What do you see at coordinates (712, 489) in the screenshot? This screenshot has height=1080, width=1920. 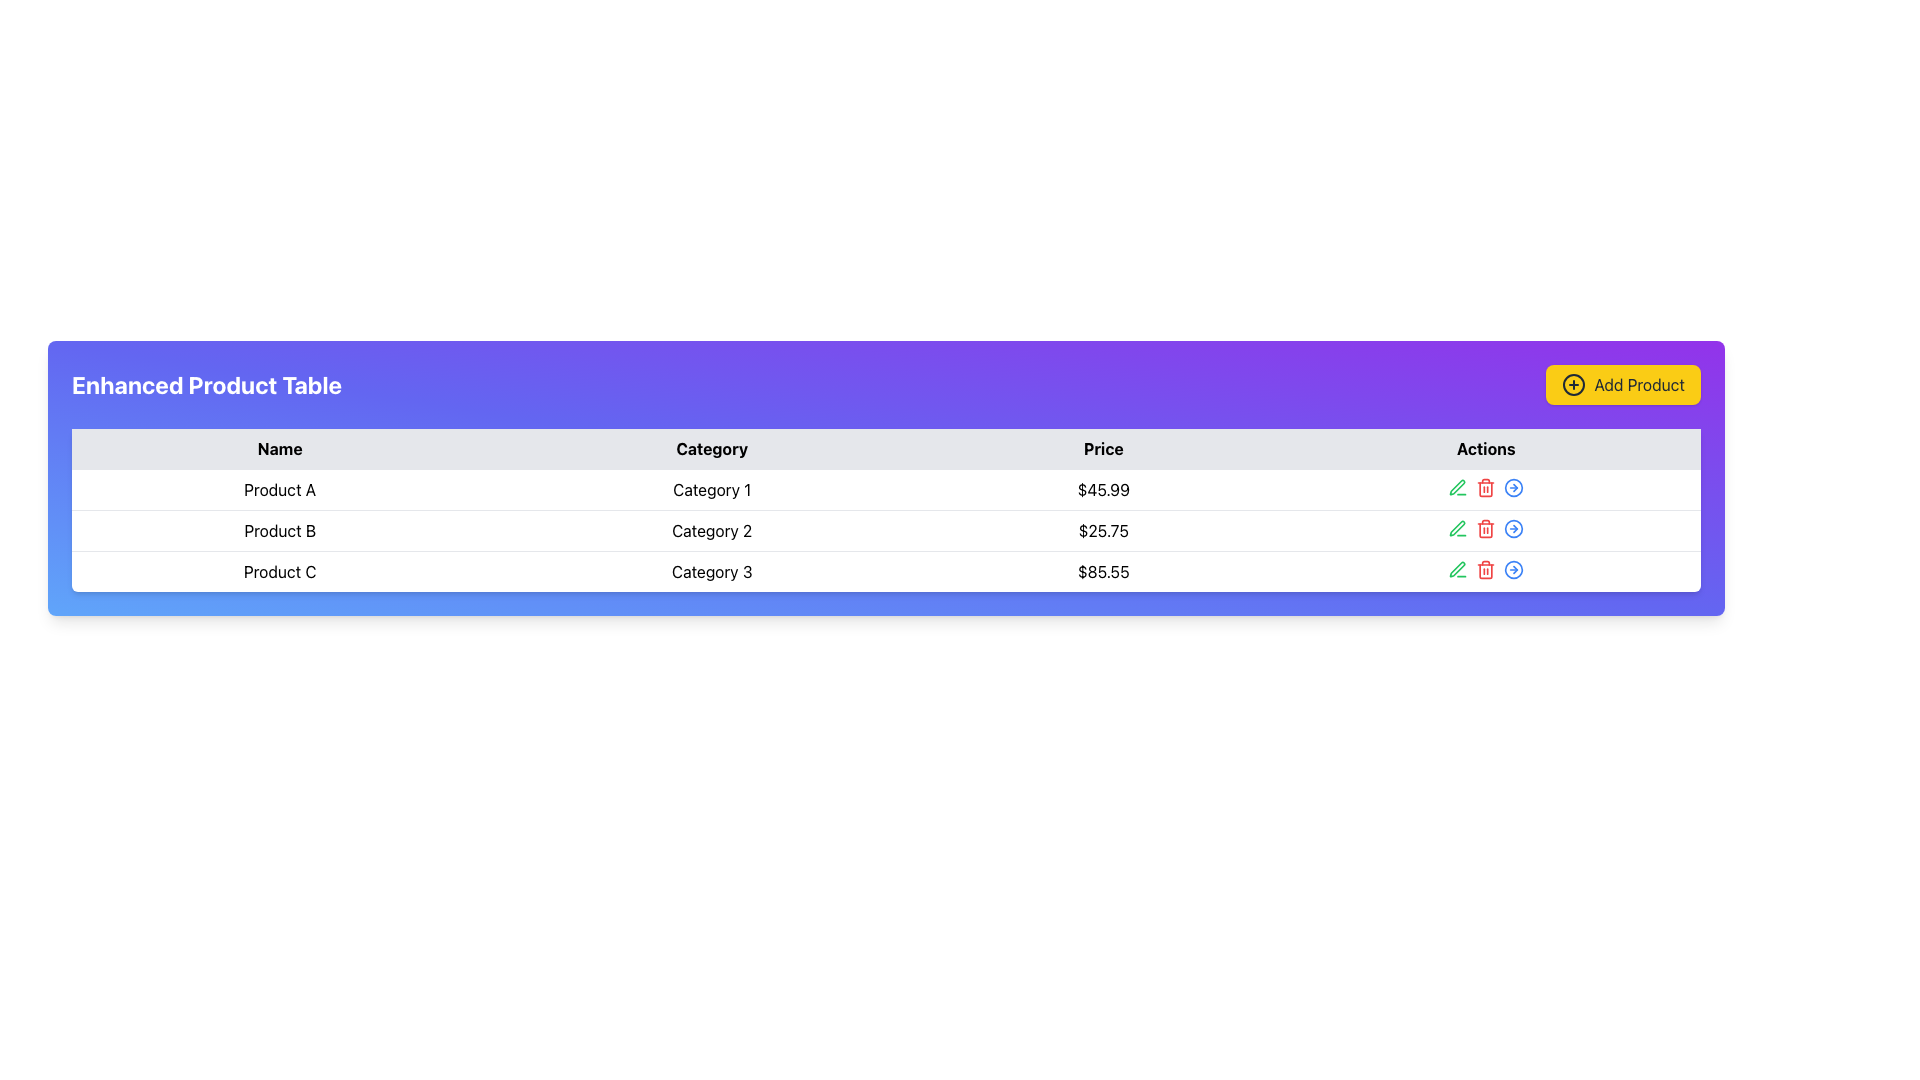 I see `text content of the label indicating the category of 'Product A', located in the second column of the first row of the table` at bounding box center [712, 489].